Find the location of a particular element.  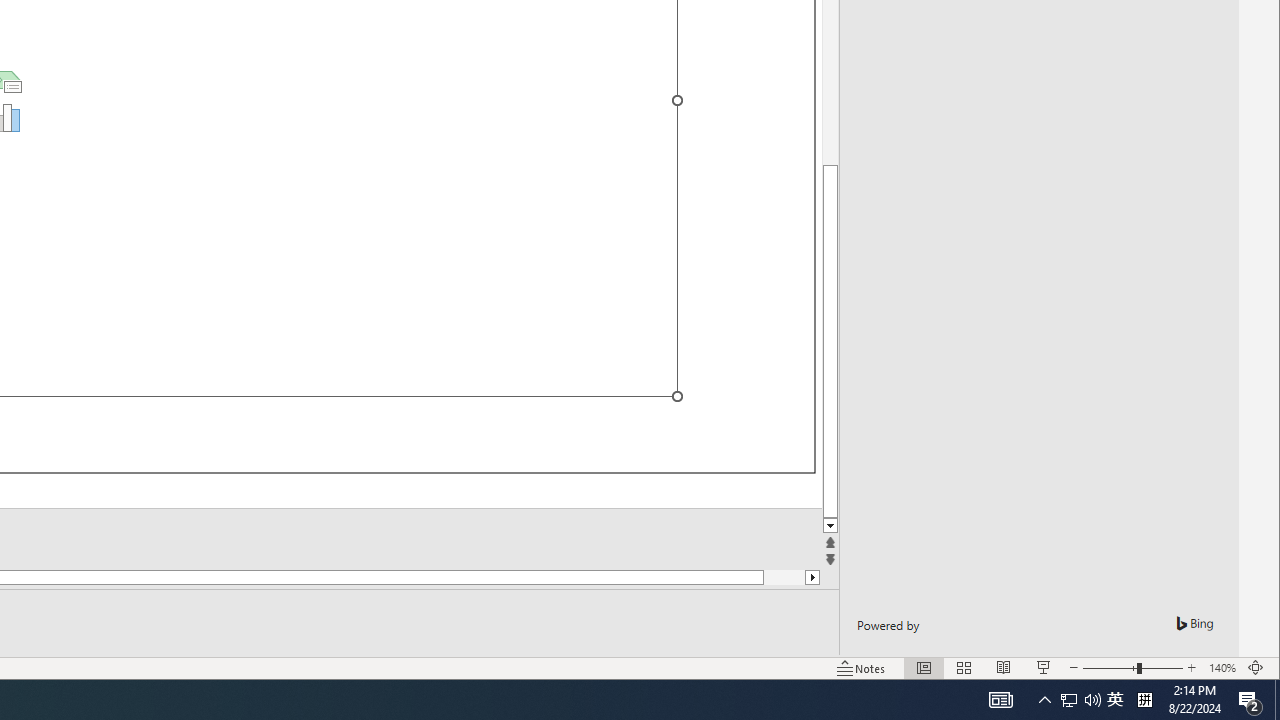

'Line down' is located at coordinates (830, 525).